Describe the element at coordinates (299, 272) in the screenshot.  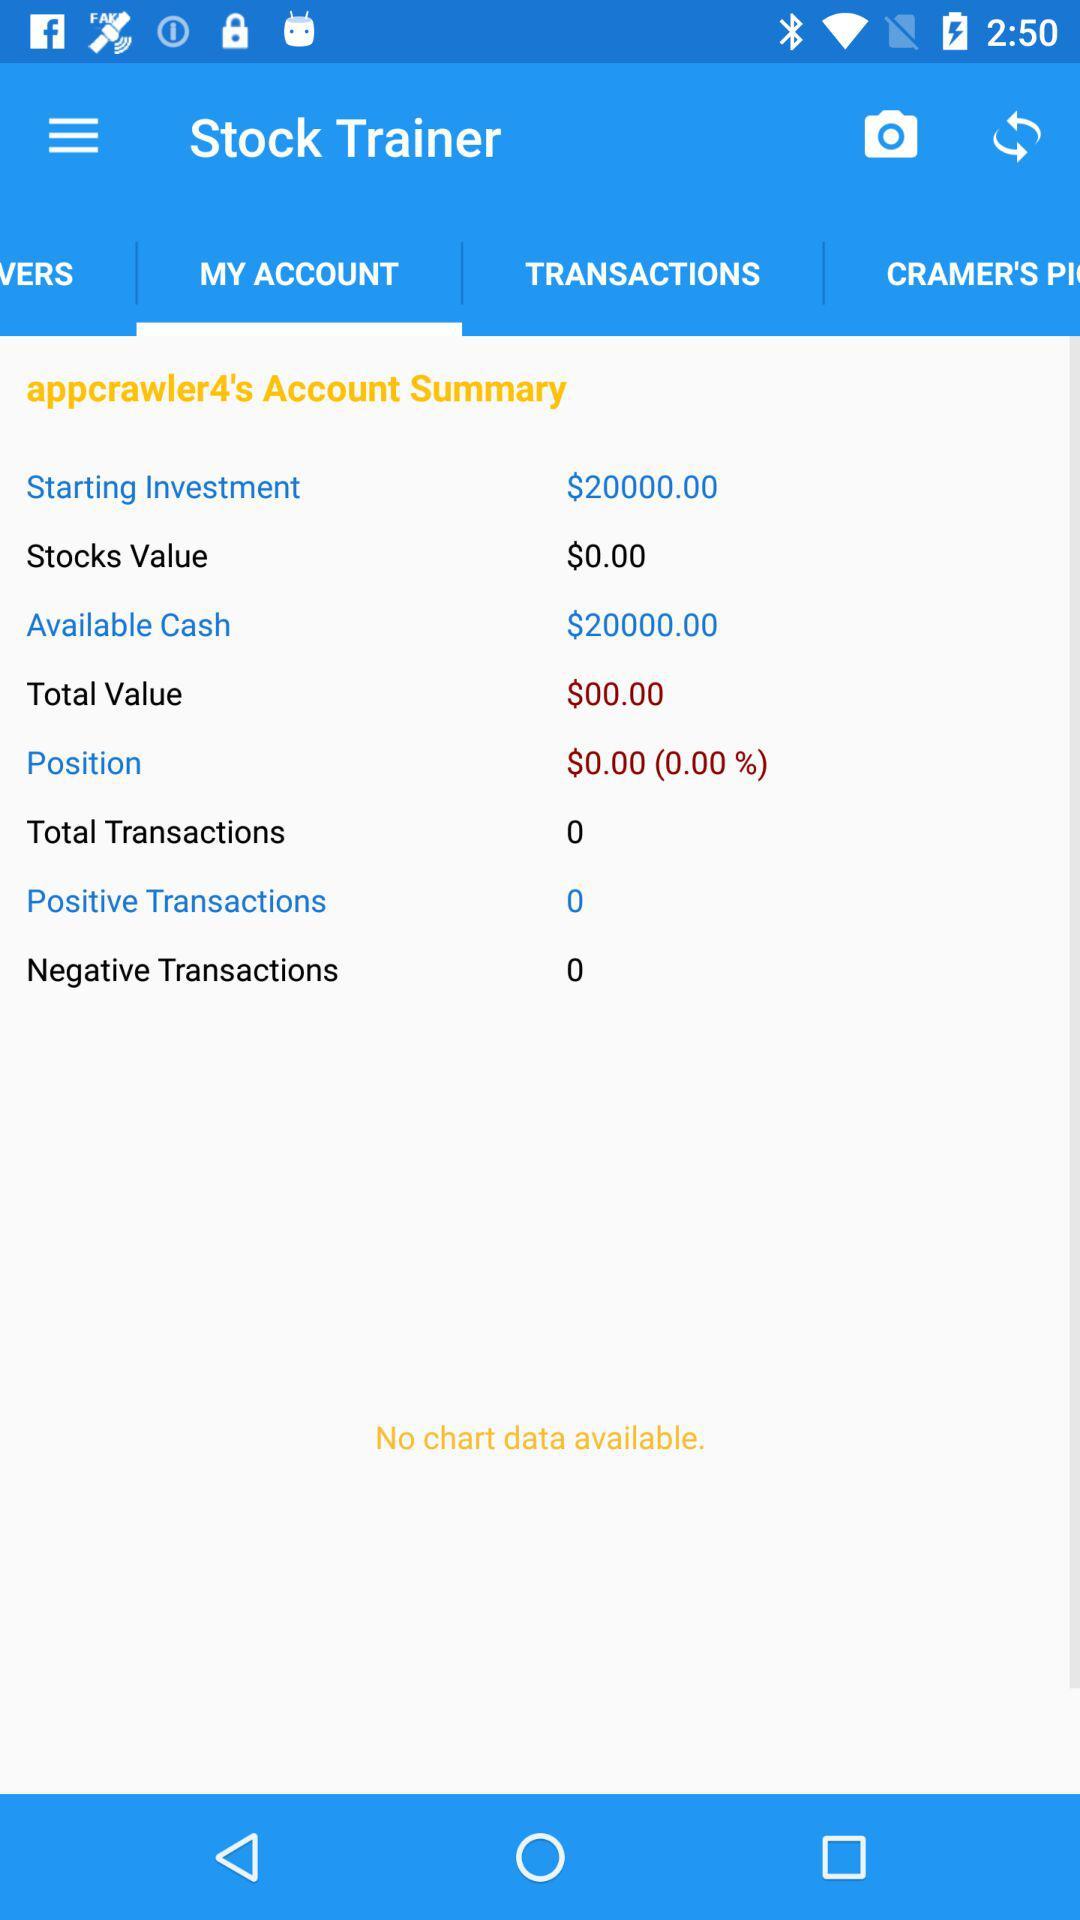
I see `the my account item` at that location.